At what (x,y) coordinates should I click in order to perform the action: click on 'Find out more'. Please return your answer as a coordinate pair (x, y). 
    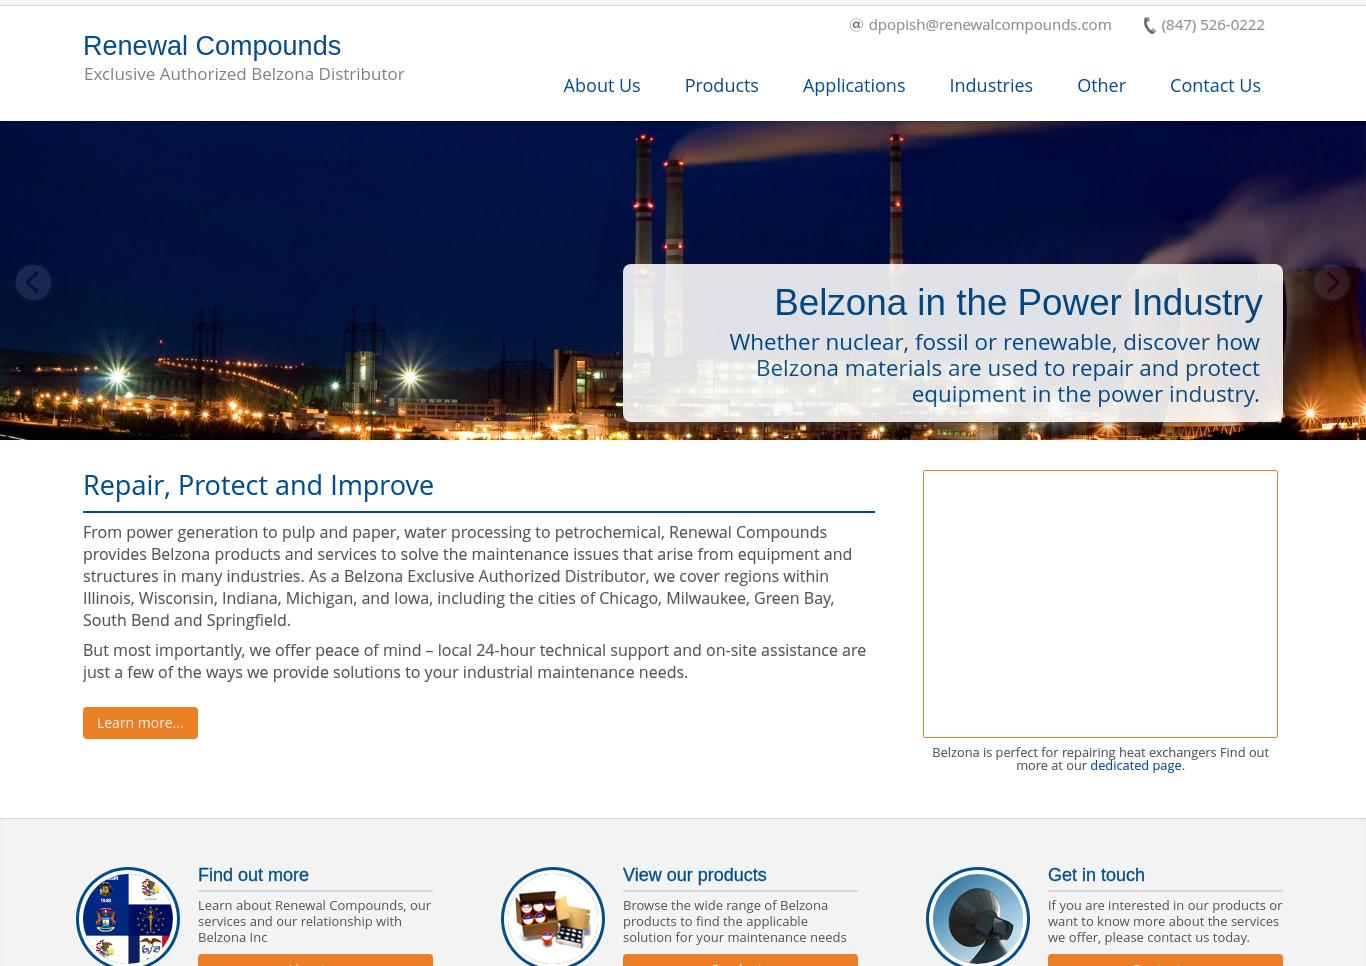
    Looking at the image, I should click on (196, 874).